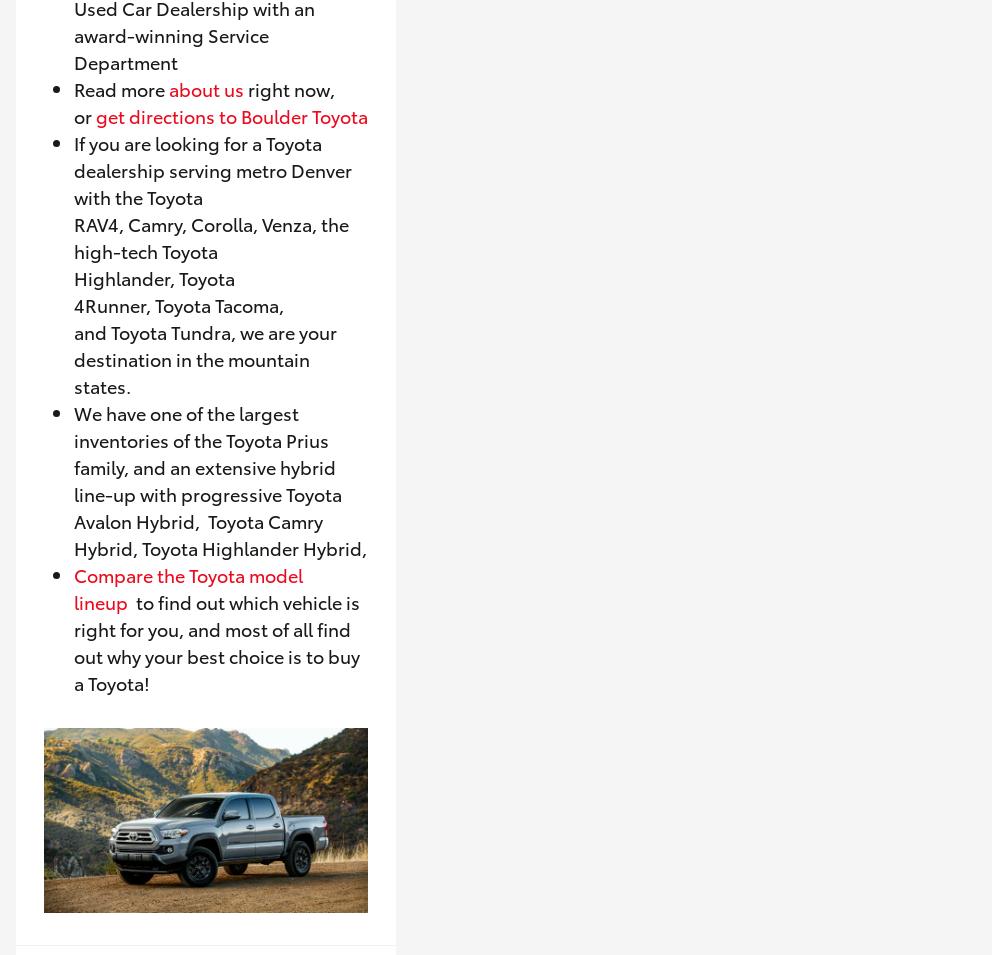 Image resolution: width=992 pixels, height=955 pixels. What do you see at coordinates (205, 87) in the screenshot?
I see `'about us'` at bounding box center [205, 87].